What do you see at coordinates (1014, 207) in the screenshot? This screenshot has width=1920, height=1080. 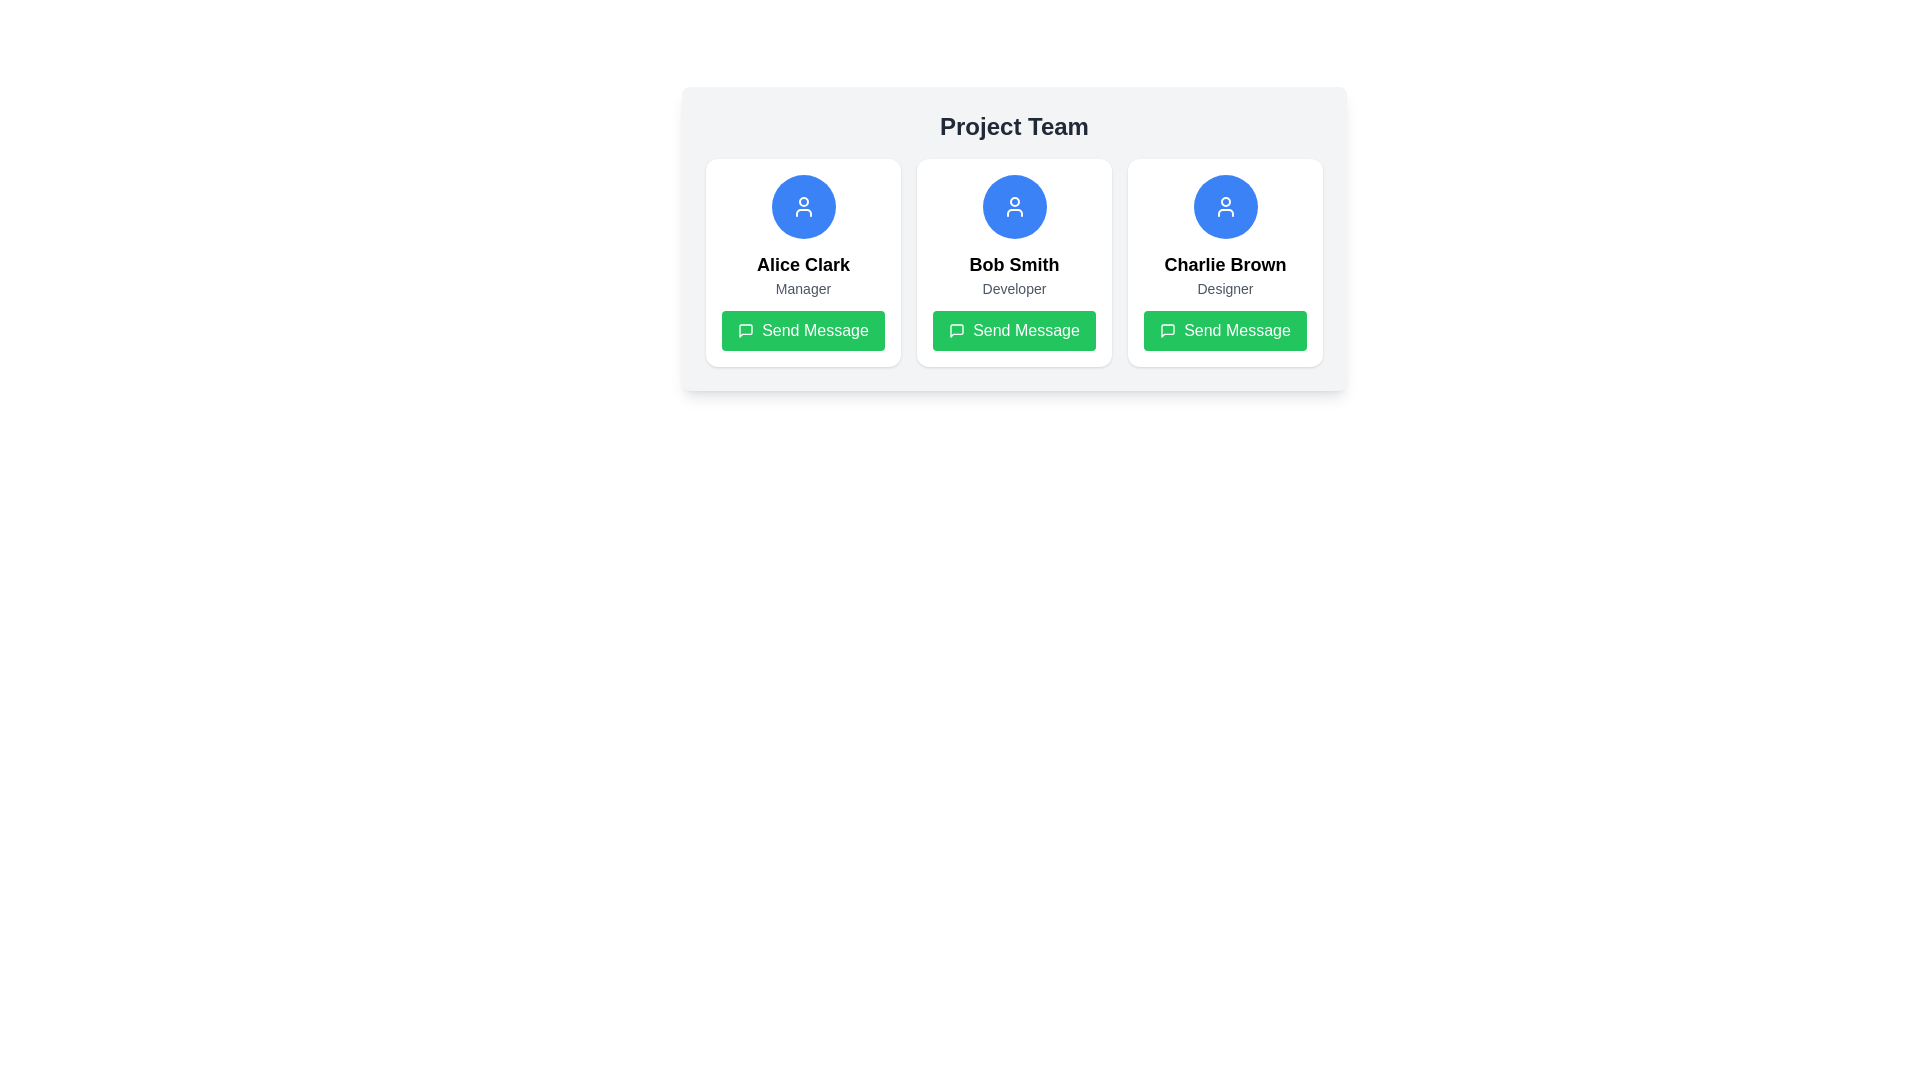 I see `the user profile icon for 'Bob Smith', which is represented by a circular outline with a figure inside on a blue circular background, located in the middle card of the 'Project Team' section` at bounding box center [1014, 207].